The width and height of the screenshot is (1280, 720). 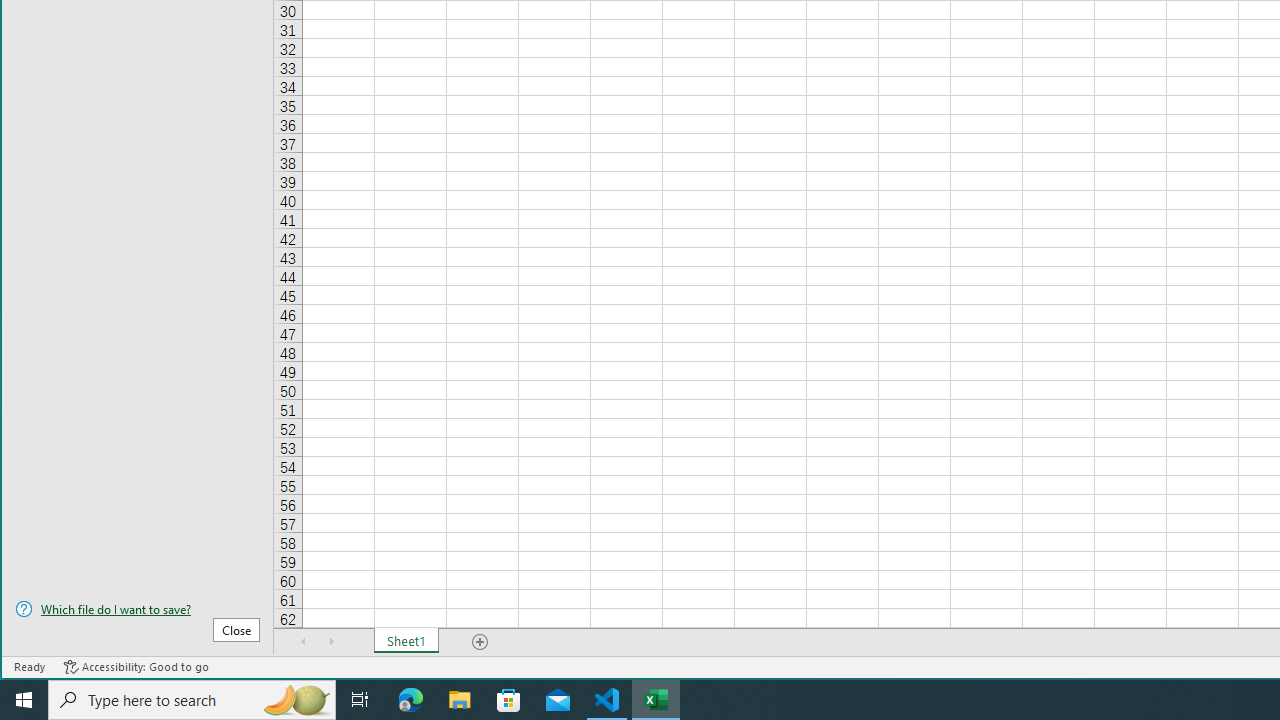 What do you see at coordinates (410, 698) in the screenshot?
I see `'Microsoft Edge'` at bounding box center [410, 698].